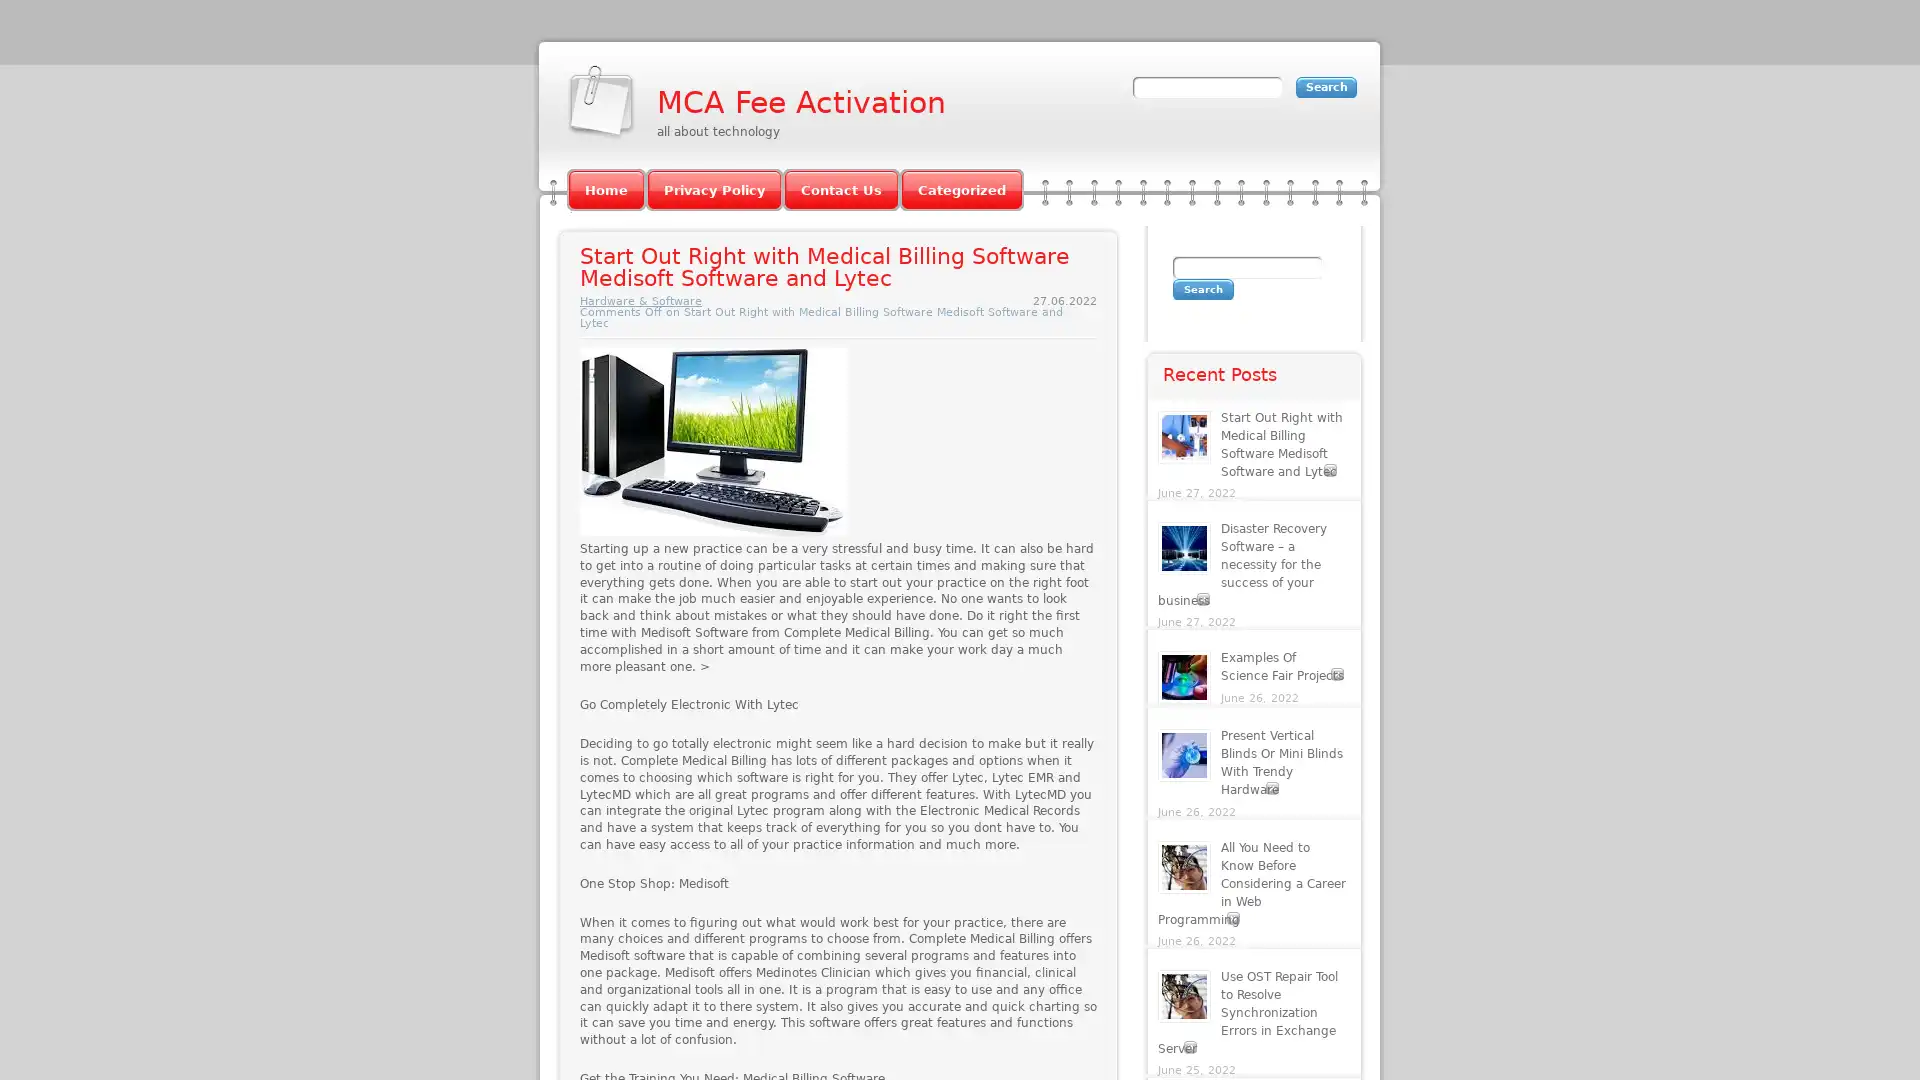 This screenshot has height=1080, width=1920. What do you see at coordinates (1326, 86) in the screenshot?
I see `Search` at bounding box center [1326, 86].